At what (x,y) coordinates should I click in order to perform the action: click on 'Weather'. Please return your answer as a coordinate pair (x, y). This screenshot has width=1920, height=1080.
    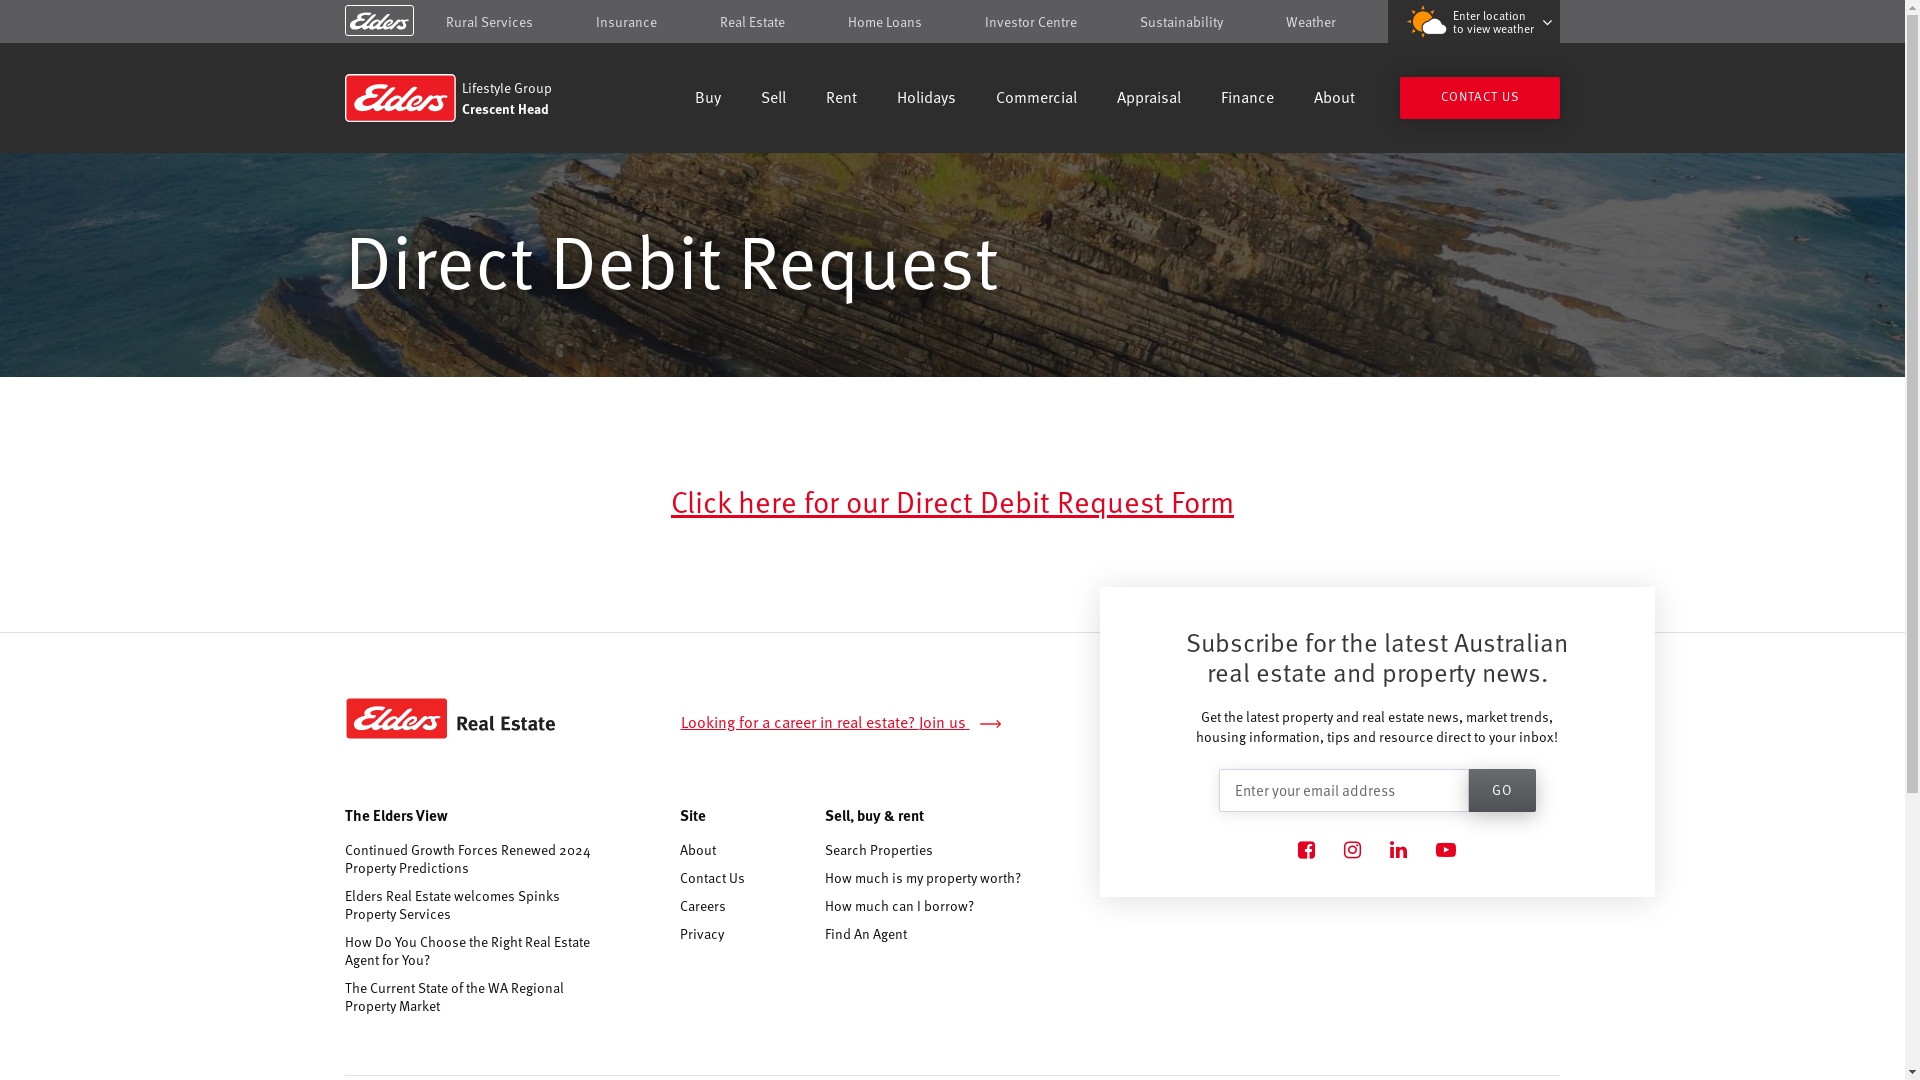
    Looking at the image, I should click on (1310, 21).